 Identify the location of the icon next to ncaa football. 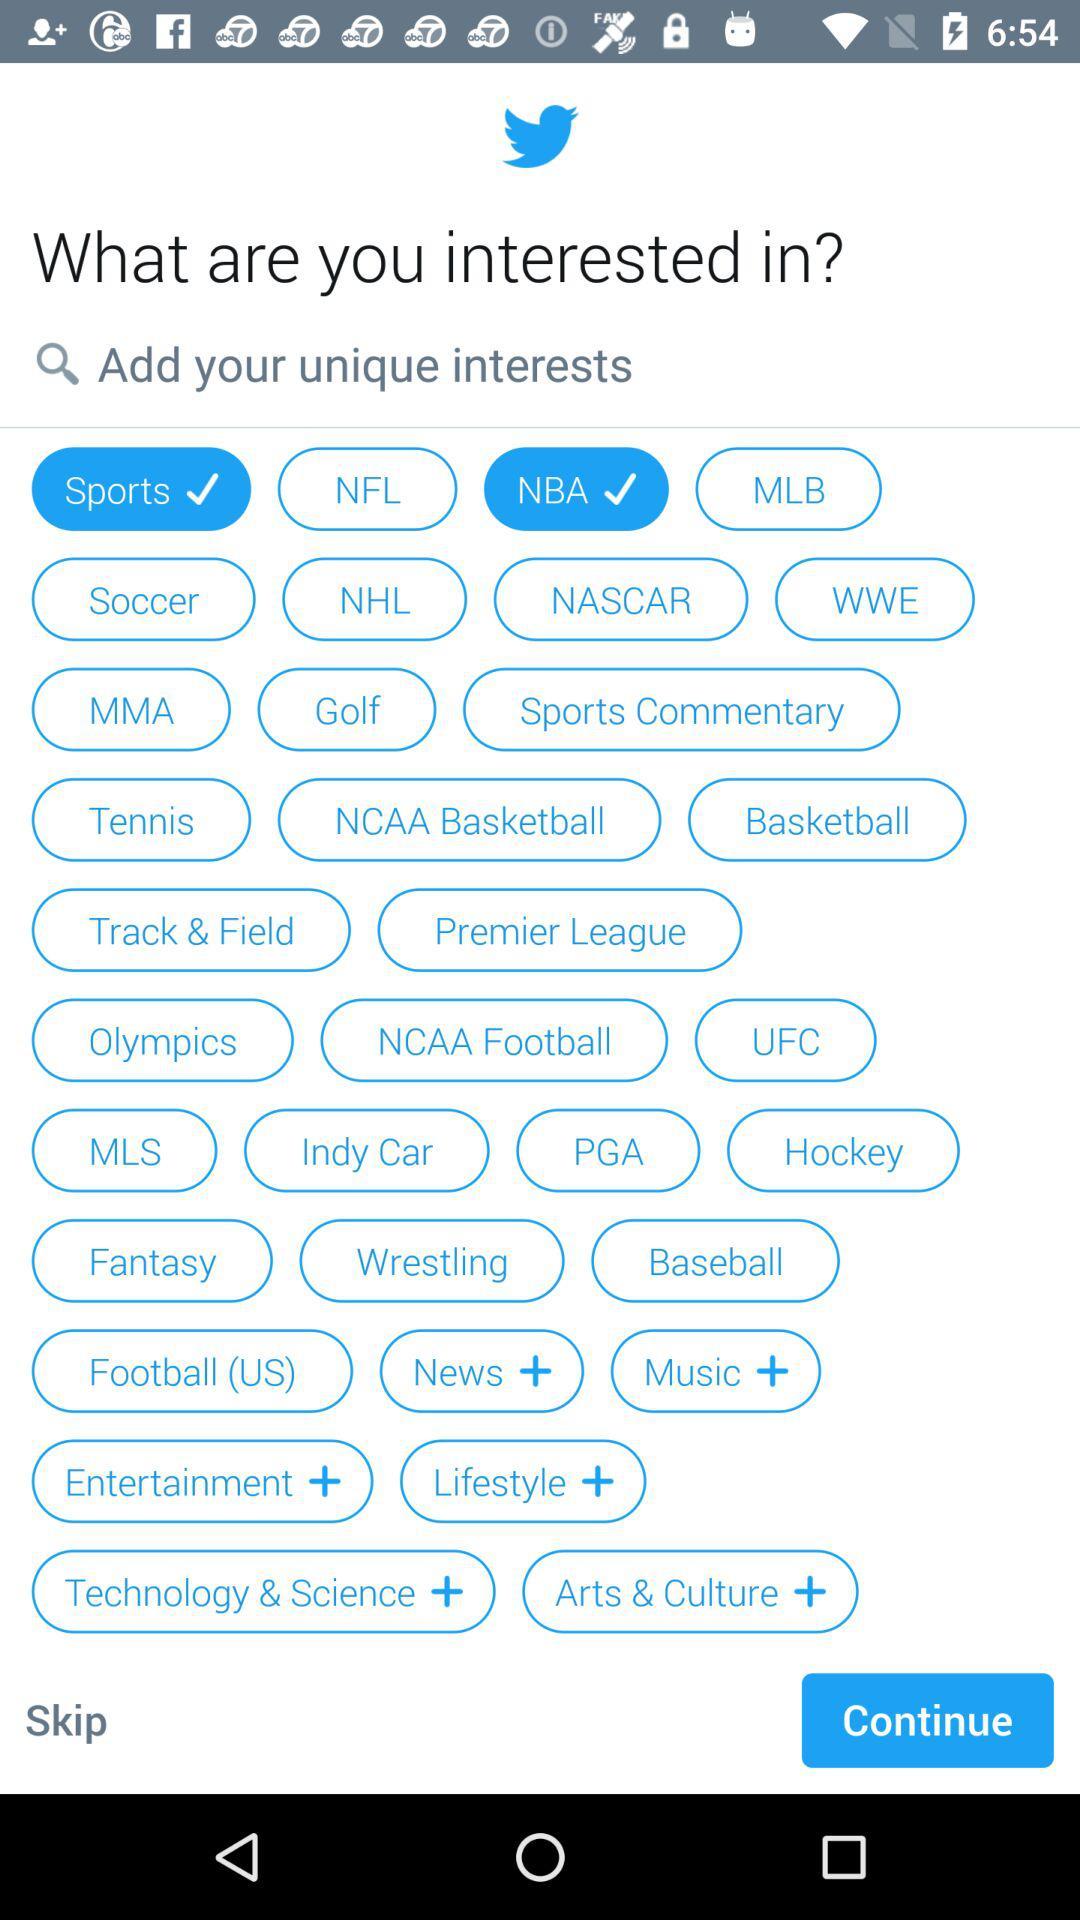
(784, 1040).